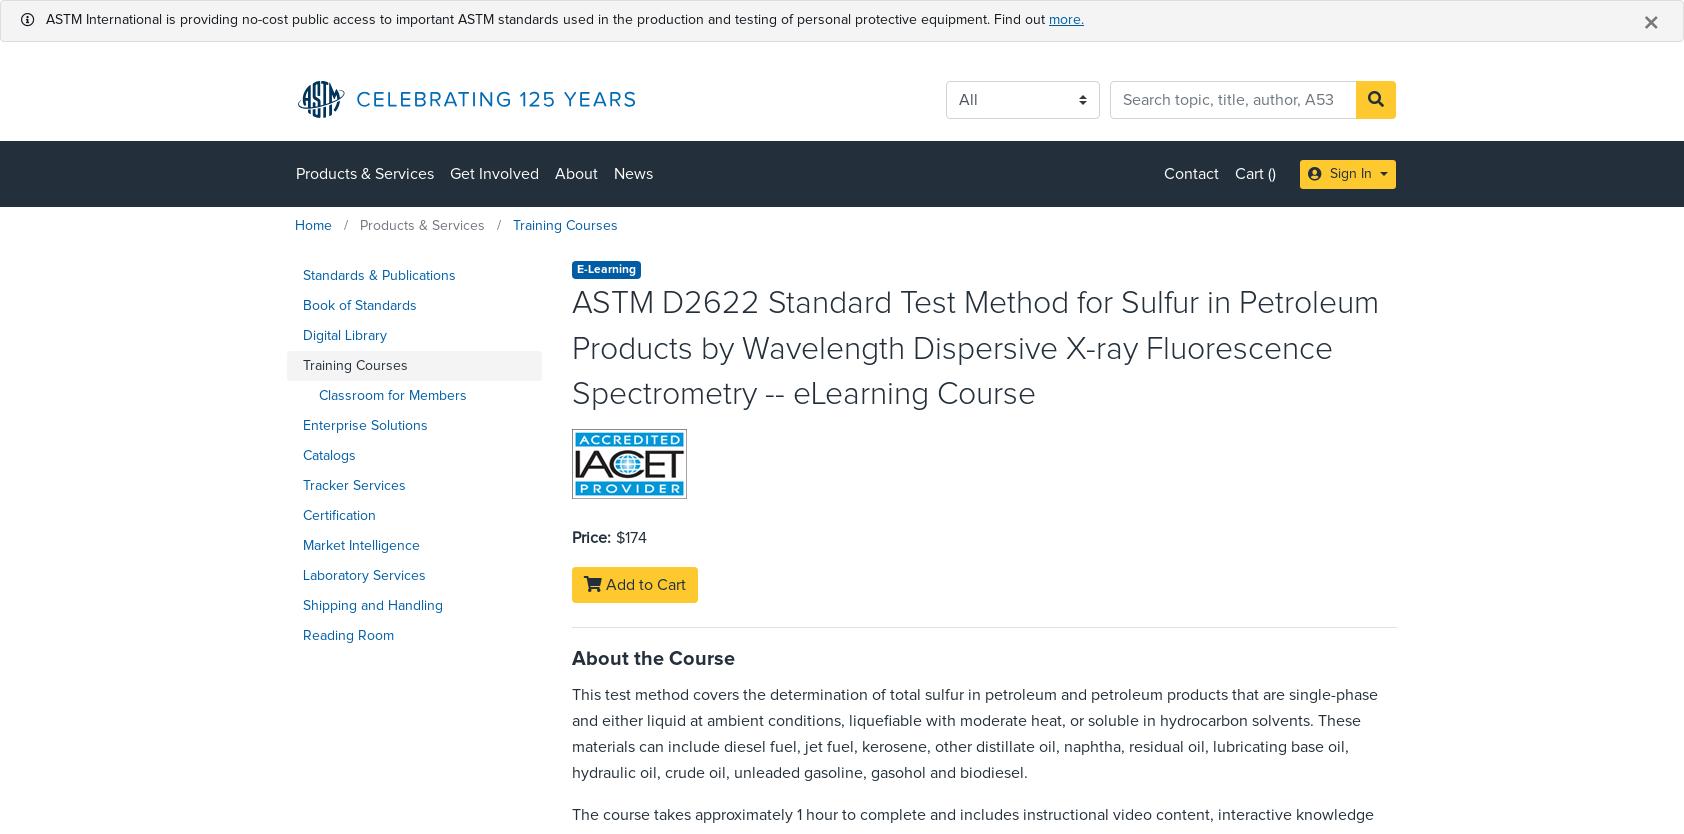 This screenshot has height=834, width=1684. Describe the element at coordinates (1066, 20) in the screenshot. I see `'more.'` at that location.